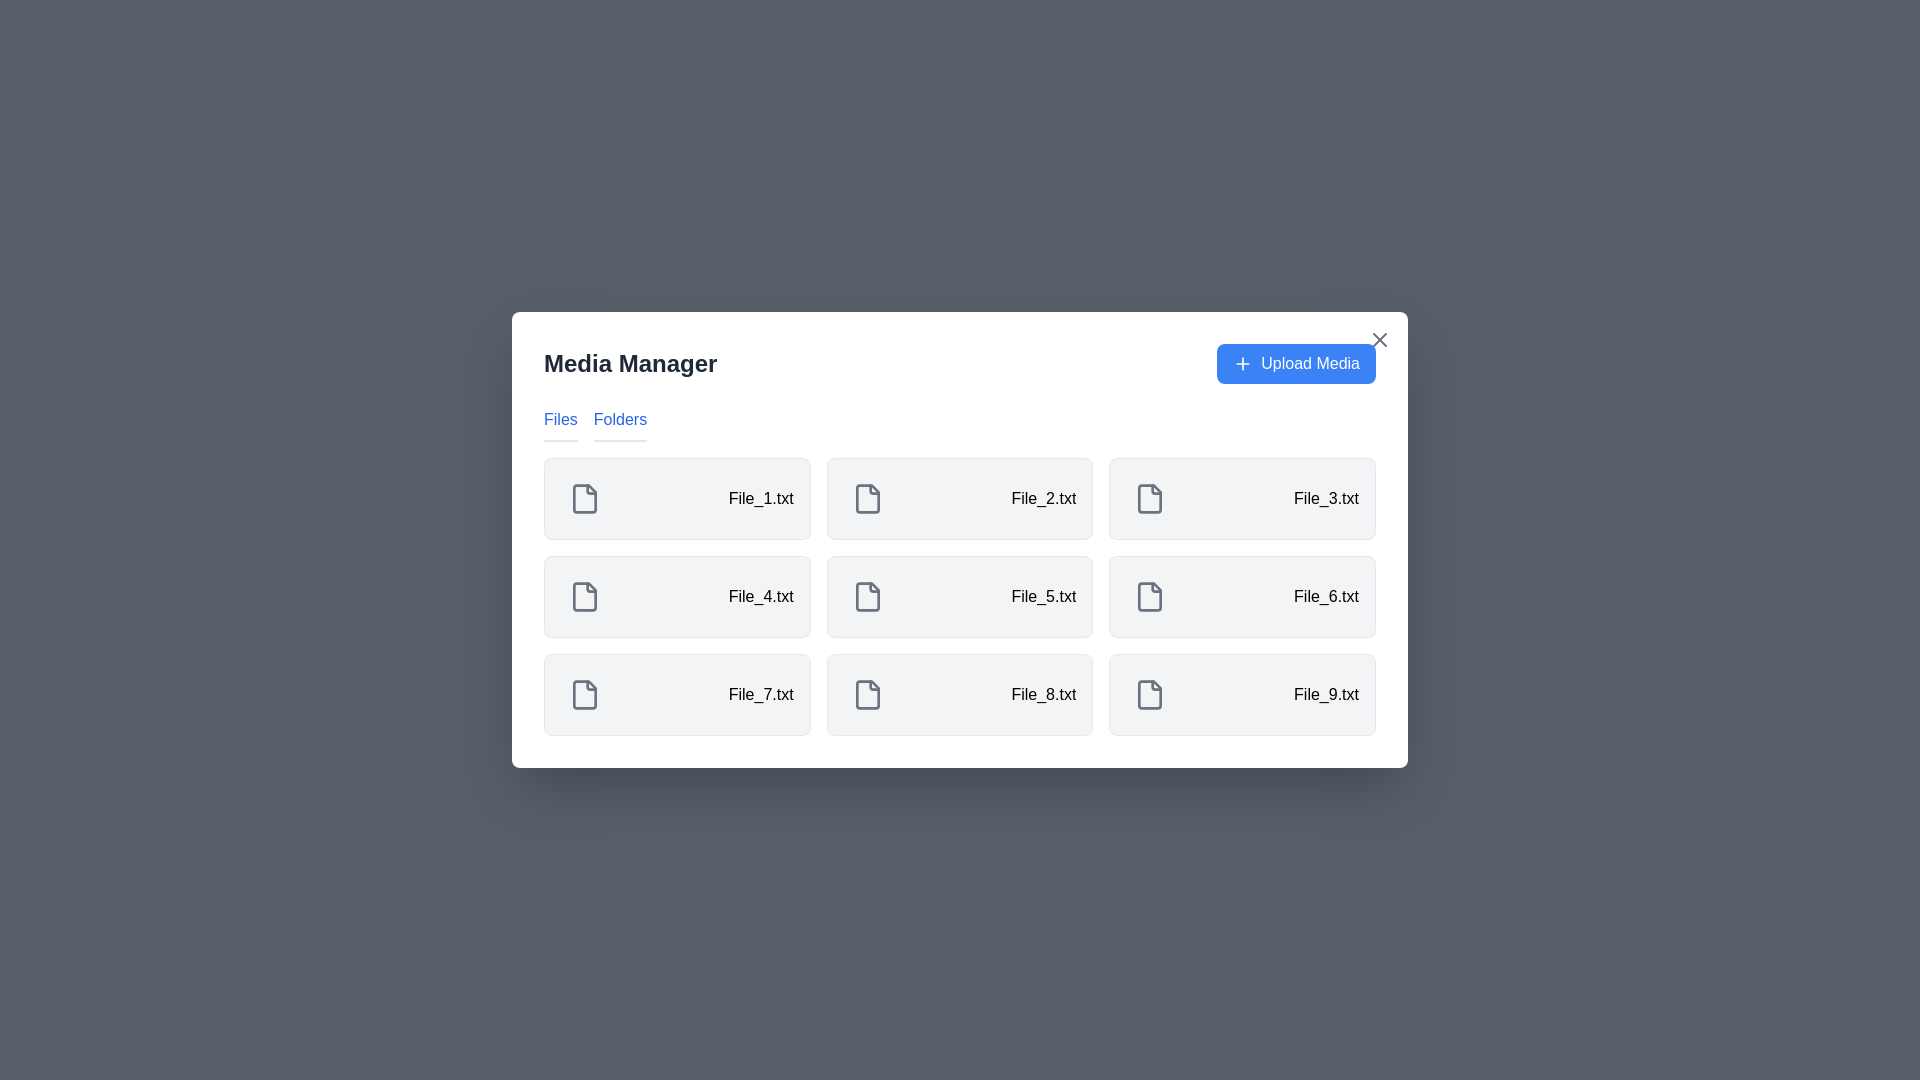 Image resolution: width=1920 pixels, height=1080 pixels. Describe the element at coordinates (1150, 693) in the screenshot. I see `the document file type icon representing 'File_9.txt', located in the last column of the last row in the grid` at that location.